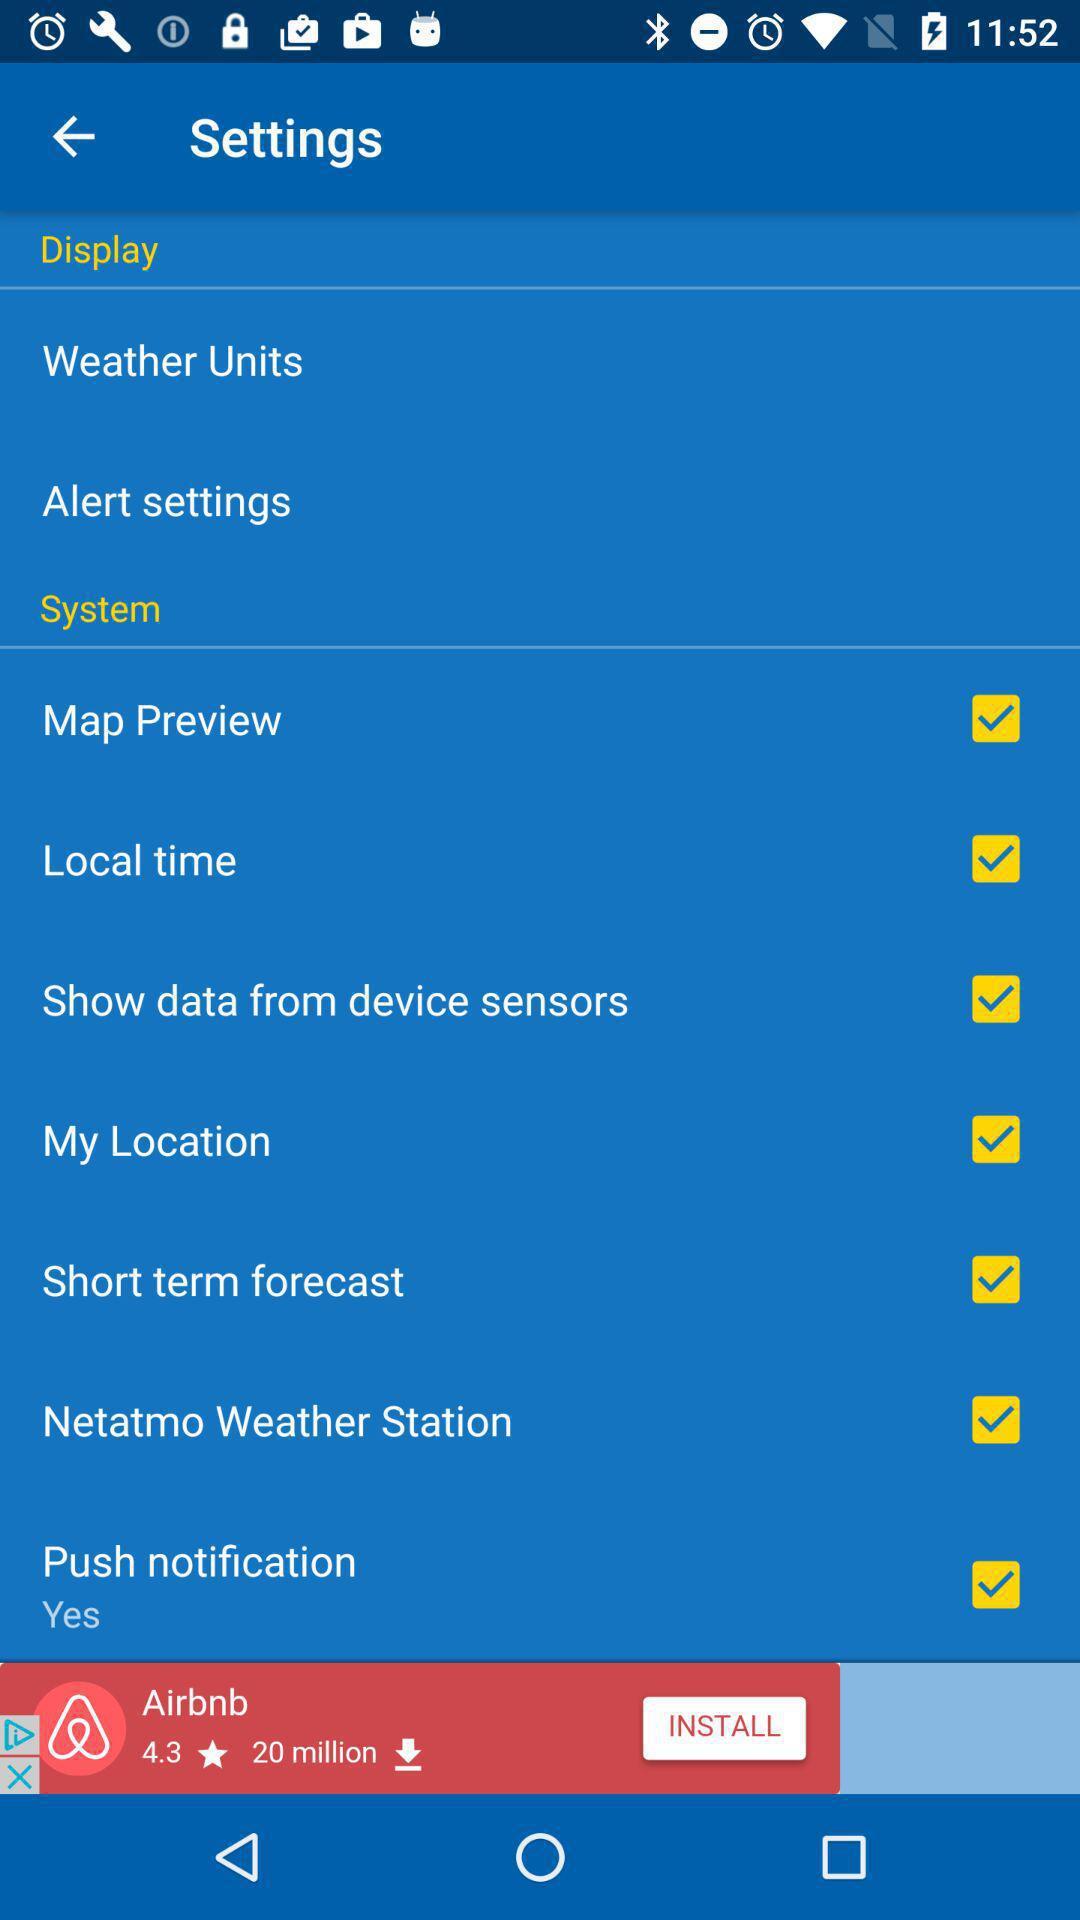 The width and height of the screenshot is (1080, 1920). I want to click on install the app, so click(540, 1727).